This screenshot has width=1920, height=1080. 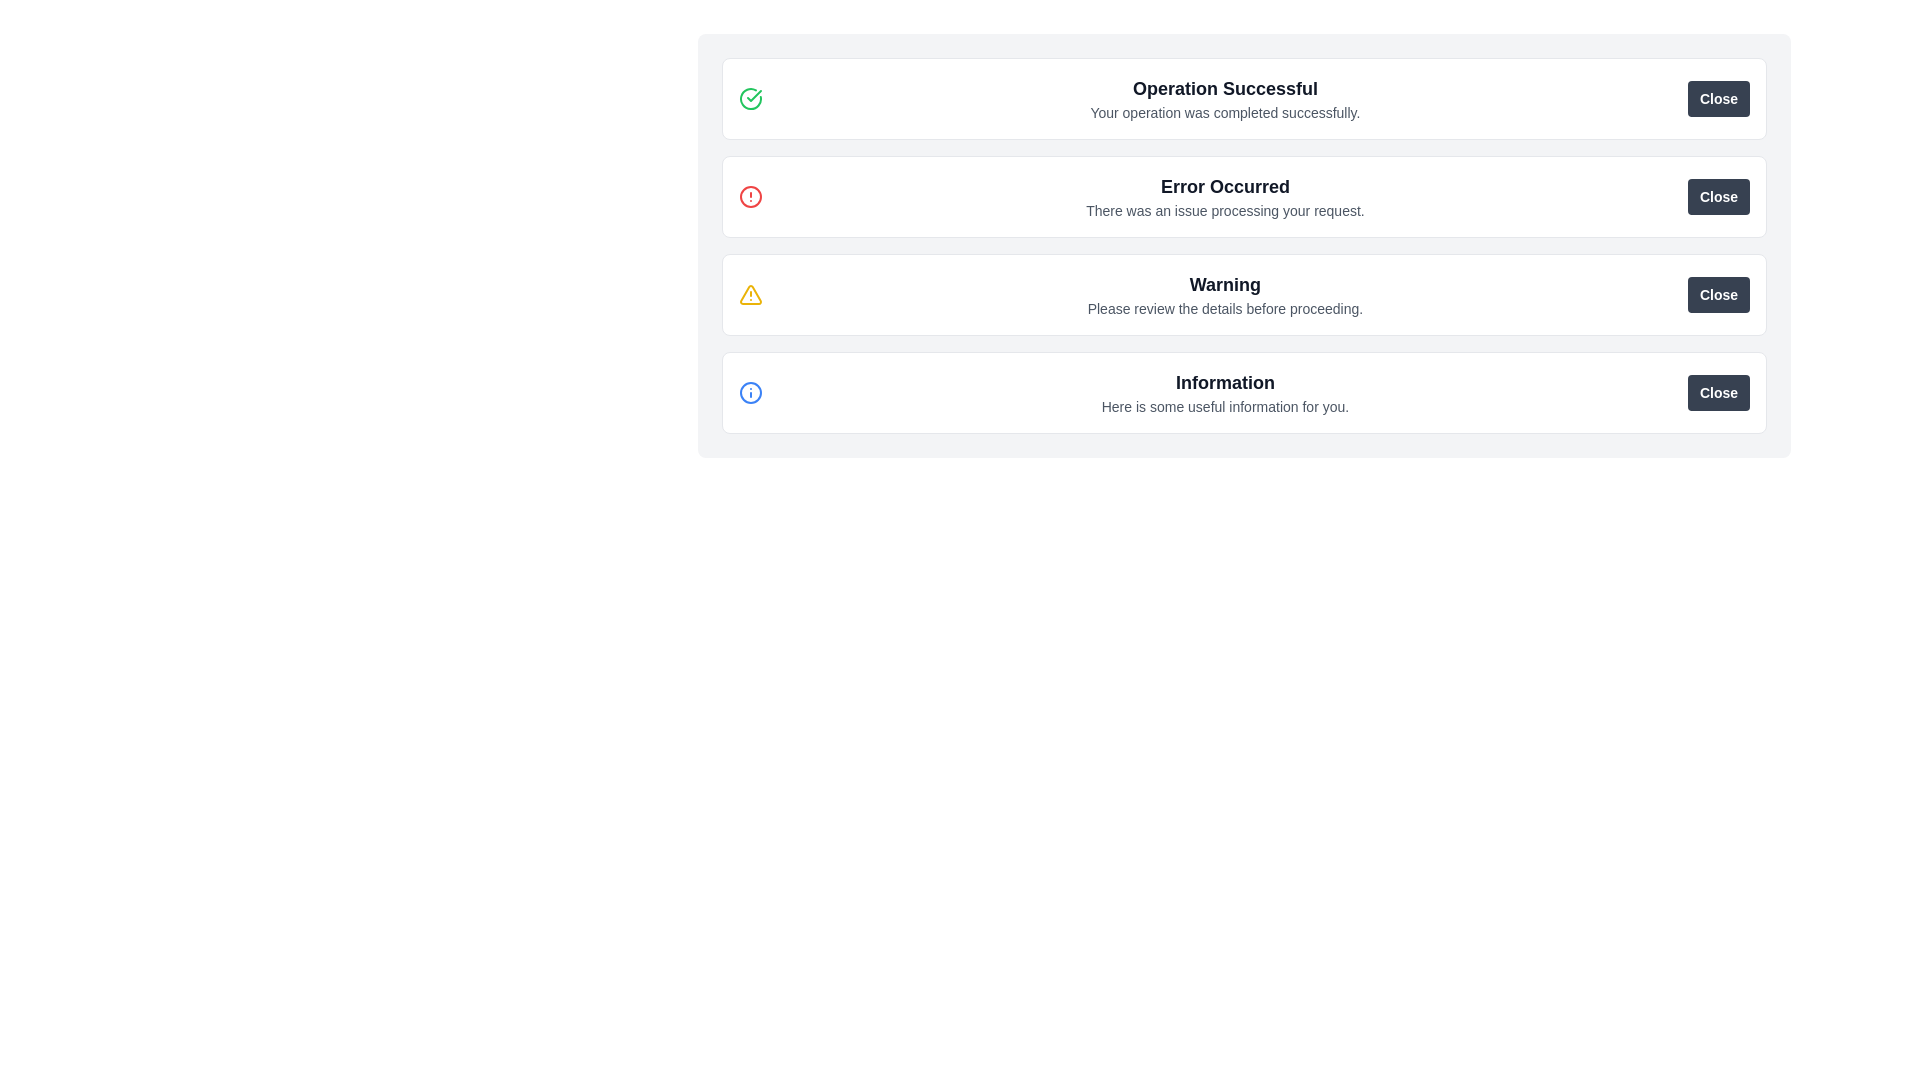 I want to click on the circular graphic with a blue stroke and a white fill, which is part of an SVG icon next to the text labeled 'Information', so click(x=749, y=393).